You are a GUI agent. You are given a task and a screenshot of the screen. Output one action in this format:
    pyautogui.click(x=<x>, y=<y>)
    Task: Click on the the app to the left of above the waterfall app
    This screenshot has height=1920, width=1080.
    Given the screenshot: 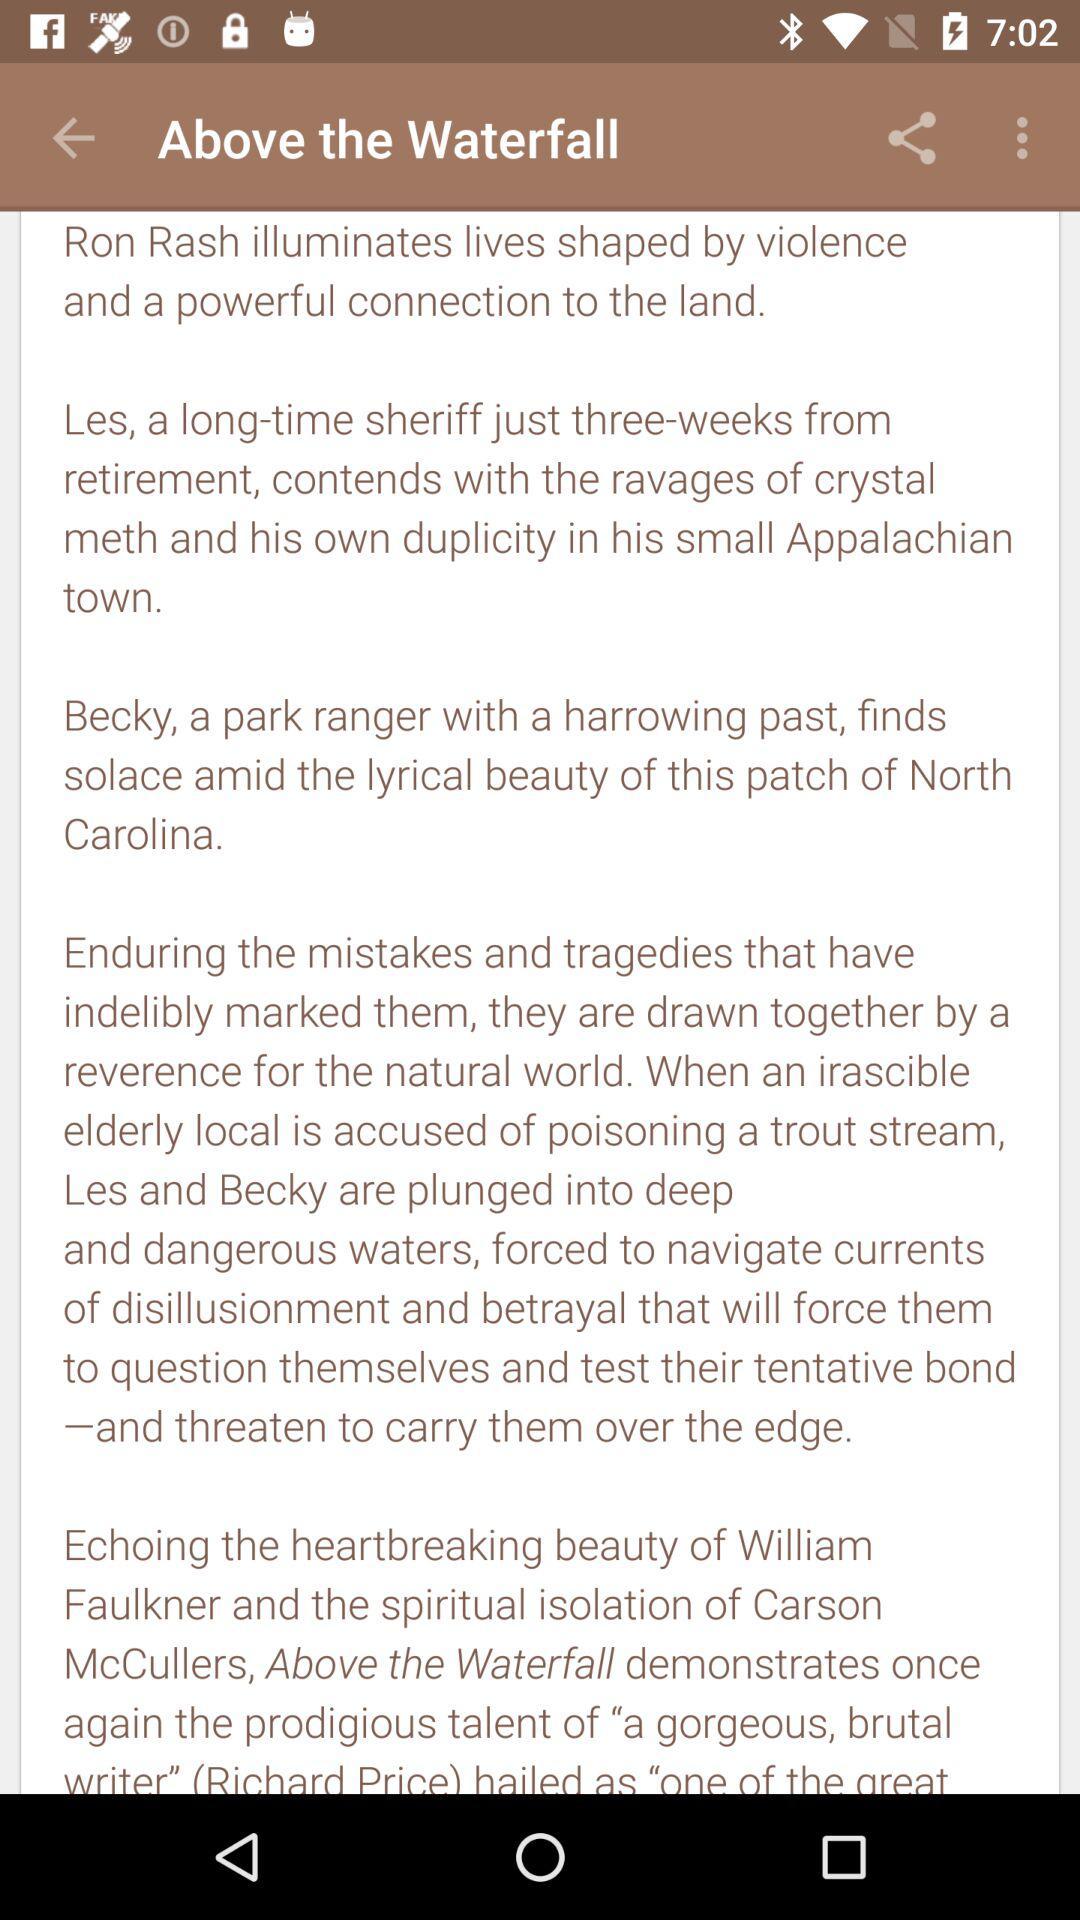 What is the action you would take?
    pyautogui.click(x=72, y=137)
    